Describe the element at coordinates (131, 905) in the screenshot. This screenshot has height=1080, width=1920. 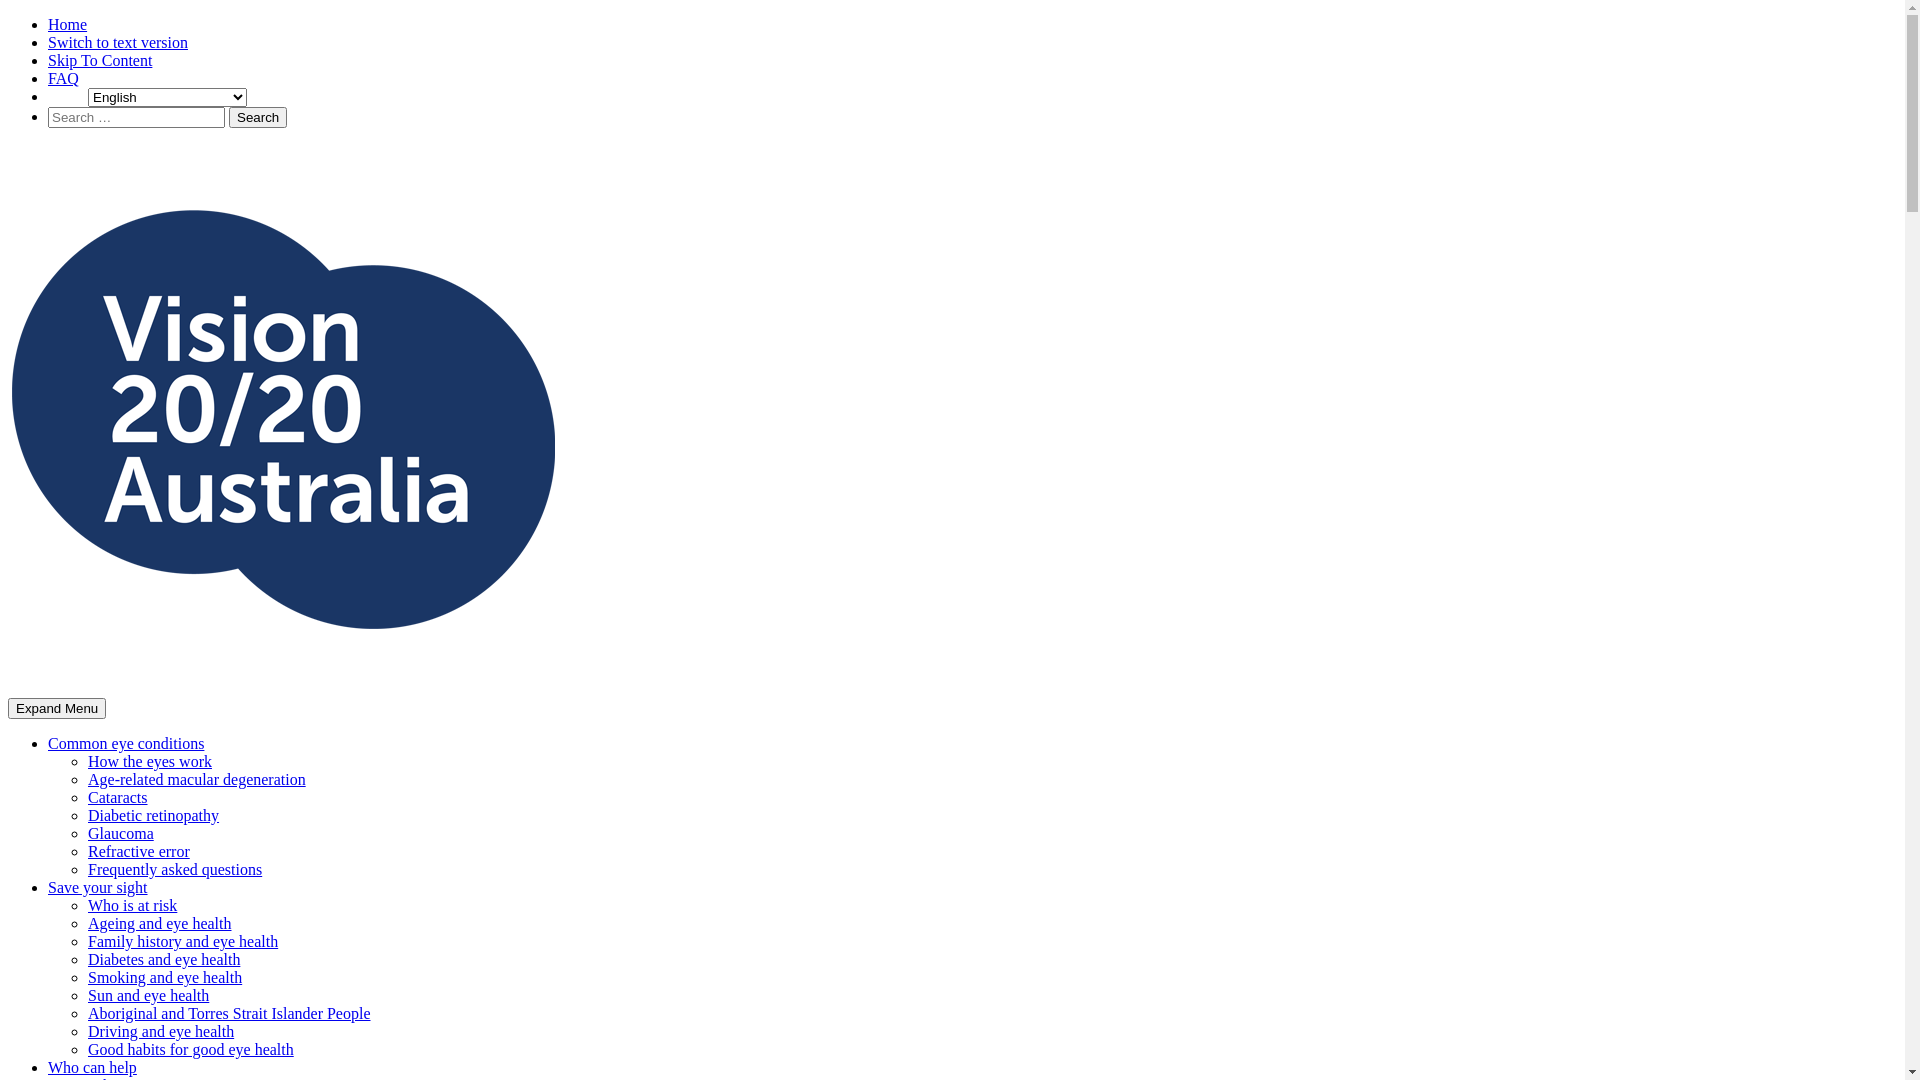
I see `'Who is at risk'` at that location.